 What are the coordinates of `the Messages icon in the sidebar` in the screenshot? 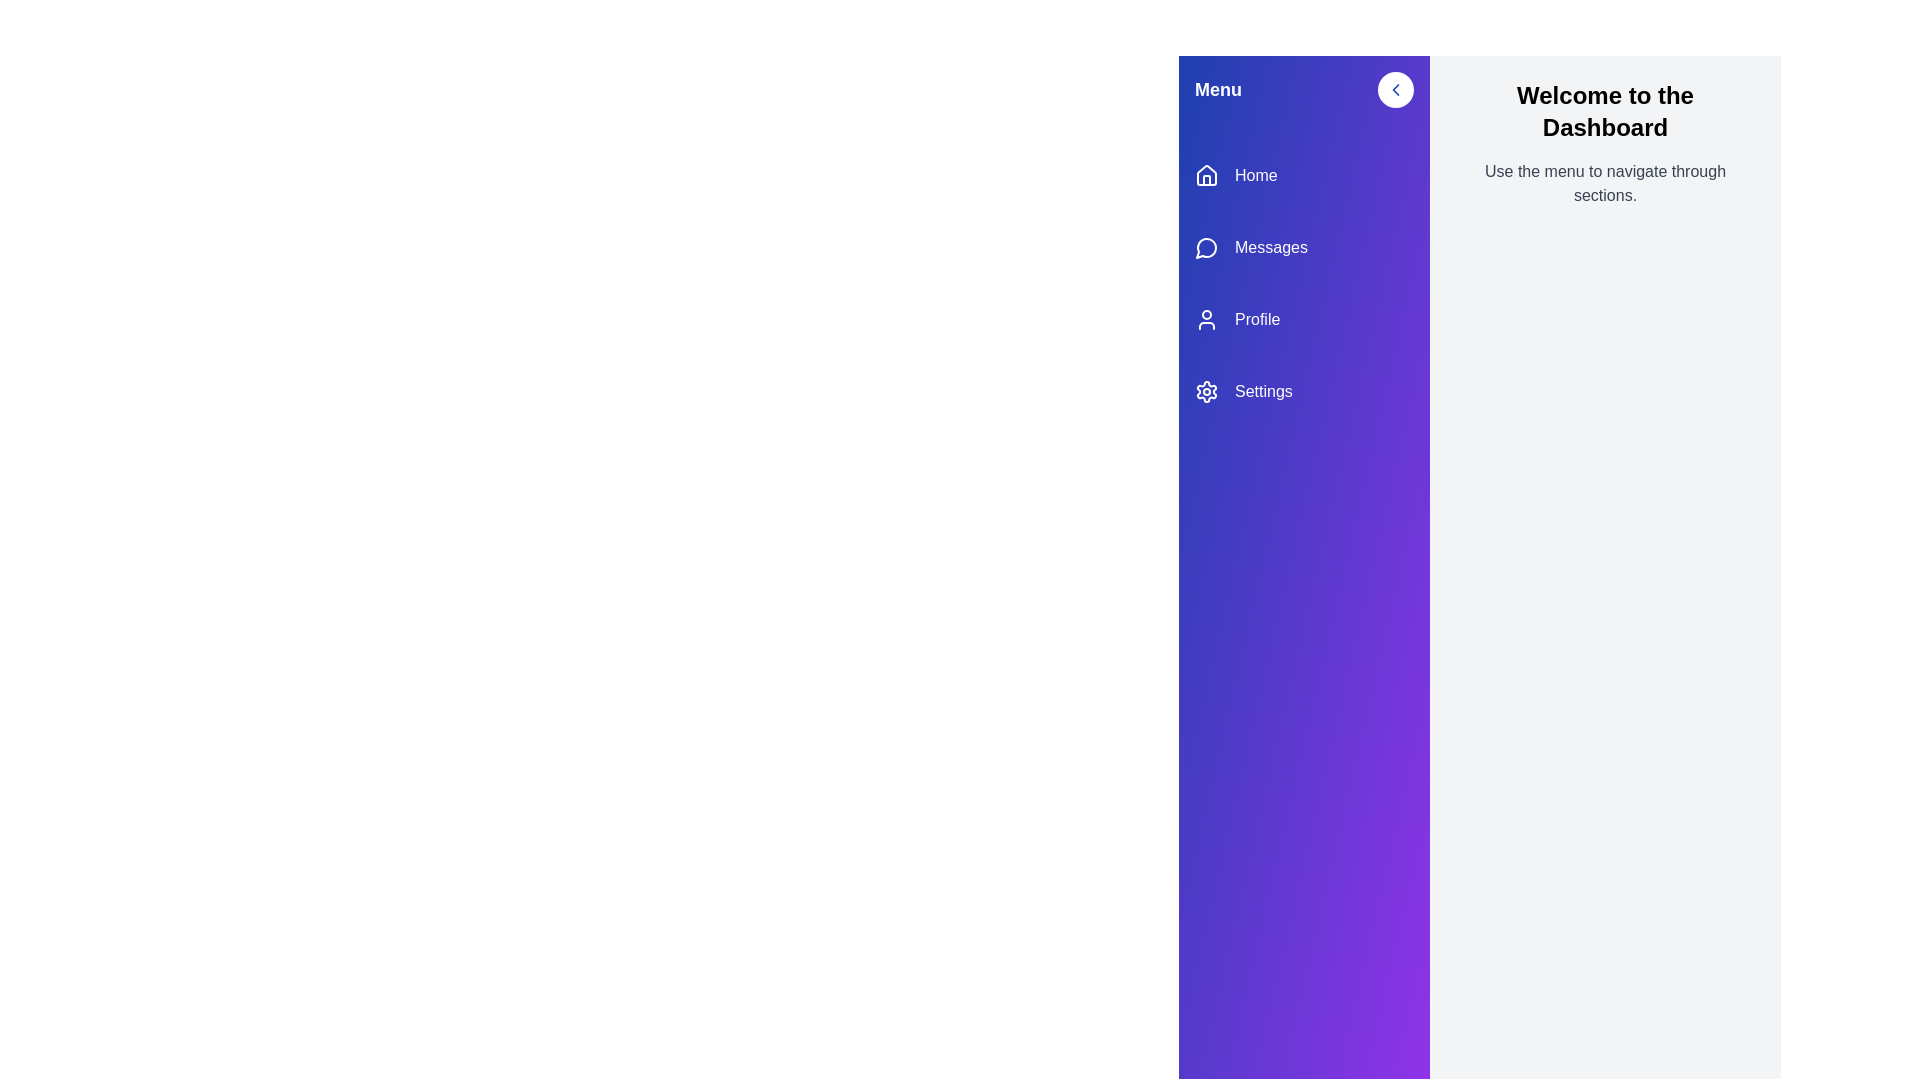 It's located at (1205, 246).